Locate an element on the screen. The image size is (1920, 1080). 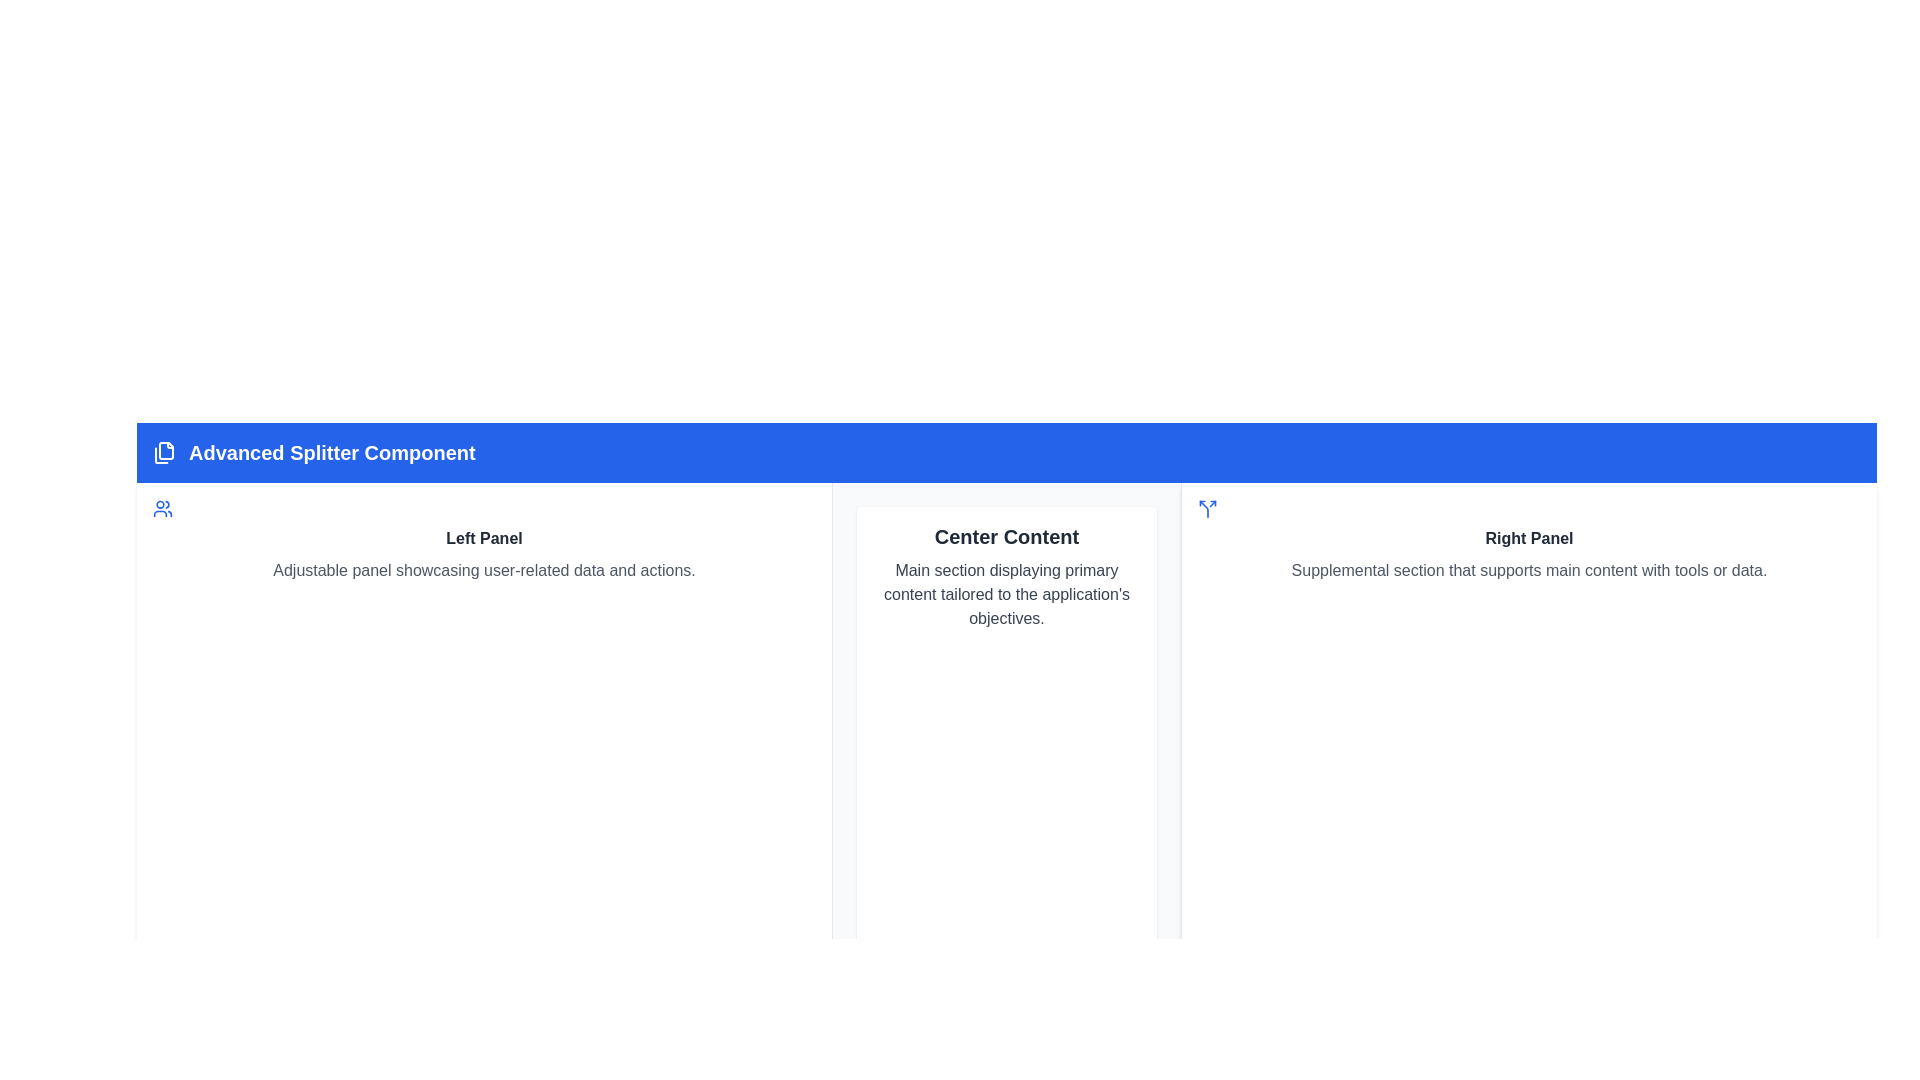
the Text label in the blue header bar that indicates the current page or section (Advanced Splitter Component) is located at coordinates (332, 452).